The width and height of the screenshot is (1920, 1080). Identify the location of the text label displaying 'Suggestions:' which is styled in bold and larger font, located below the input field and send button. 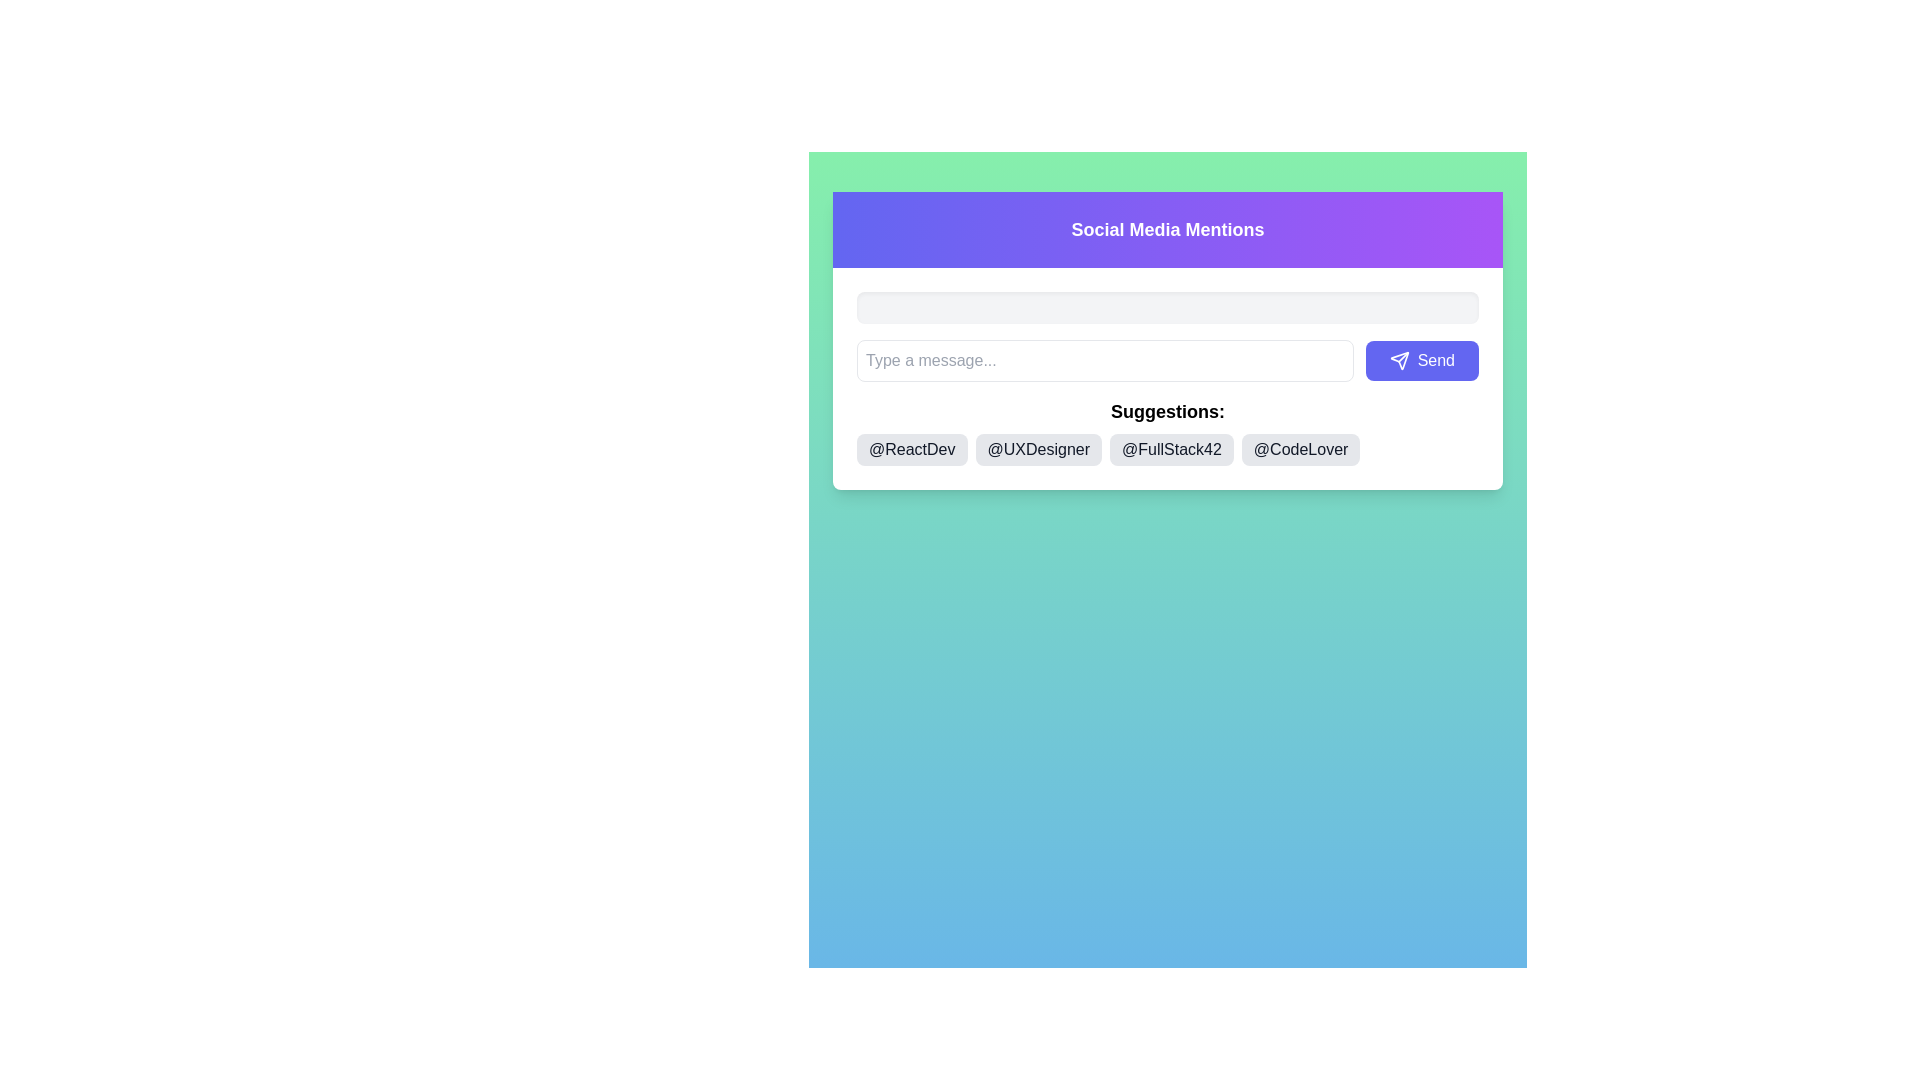
(1167, 411).